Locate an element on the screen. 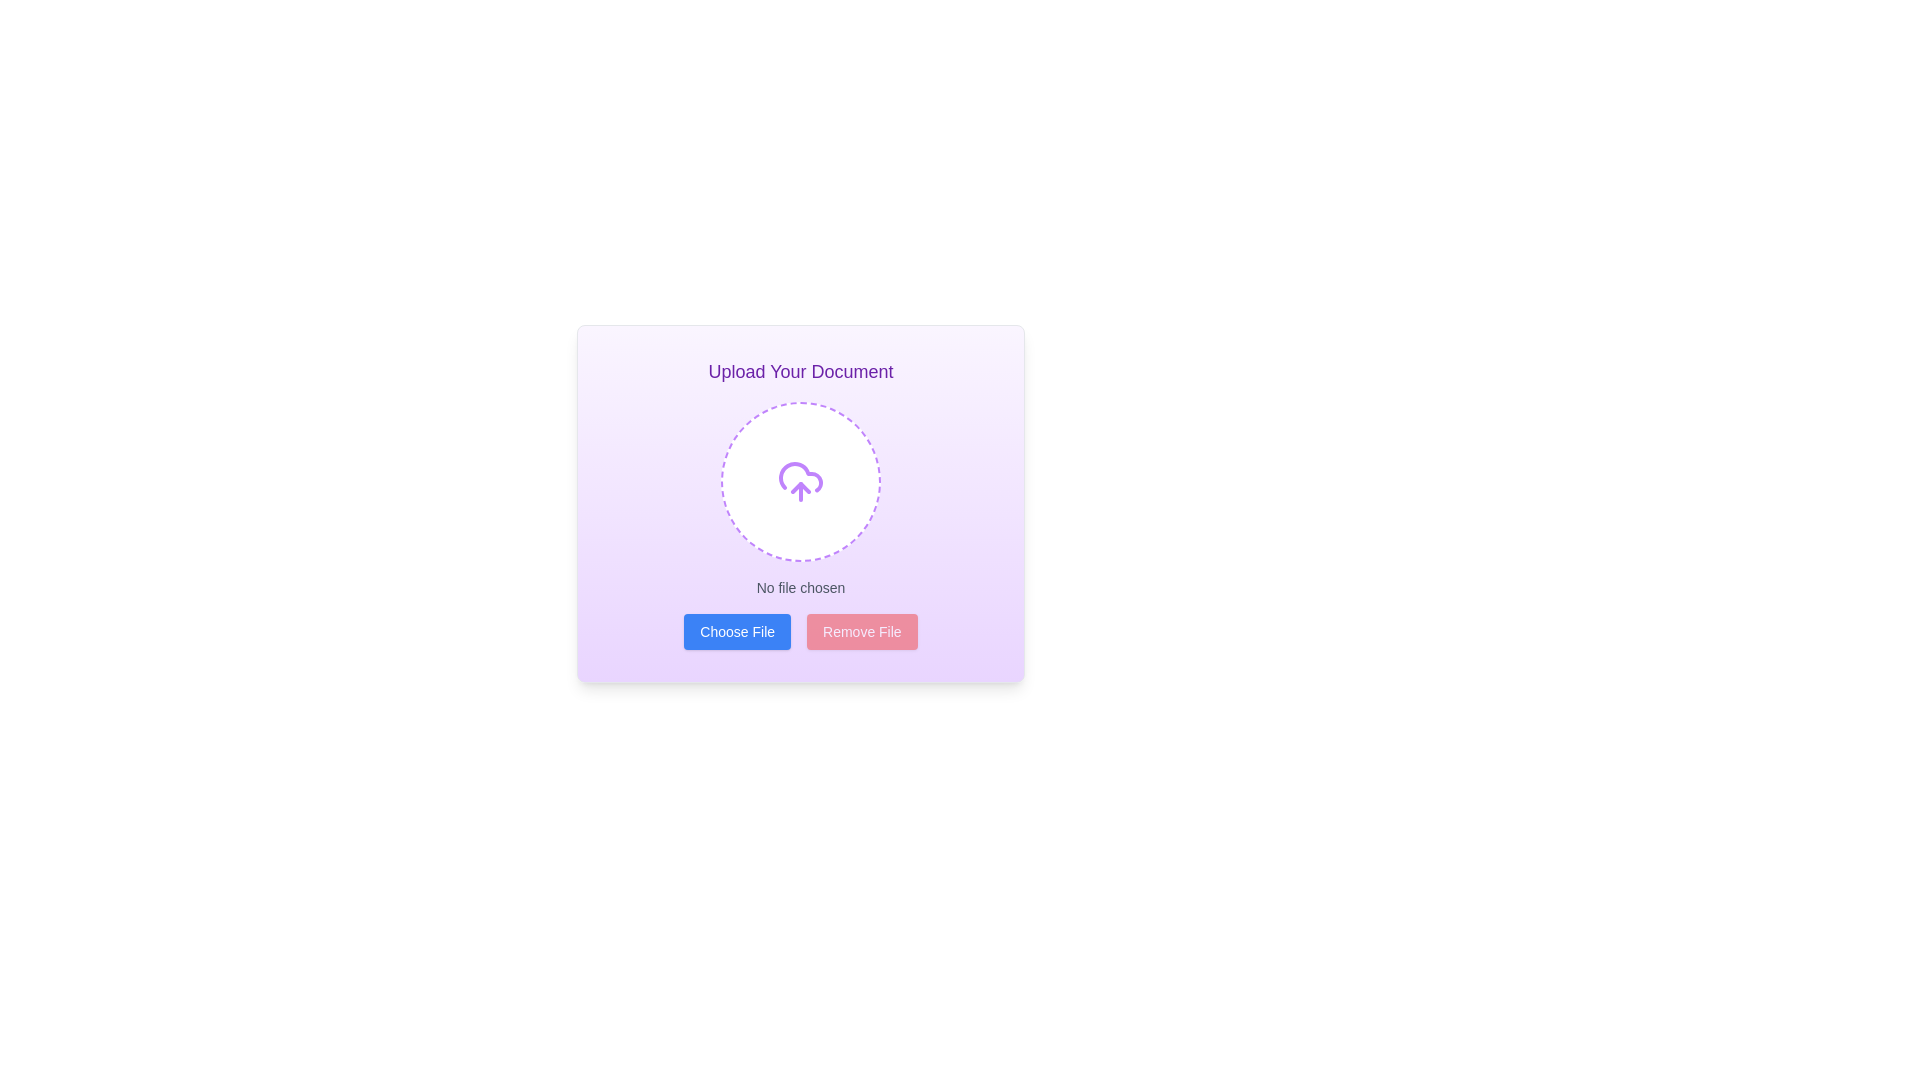 This screenshot has width=1920, height=1080. the red button labeled 'Remove File' is located at coordinates (862, 632).